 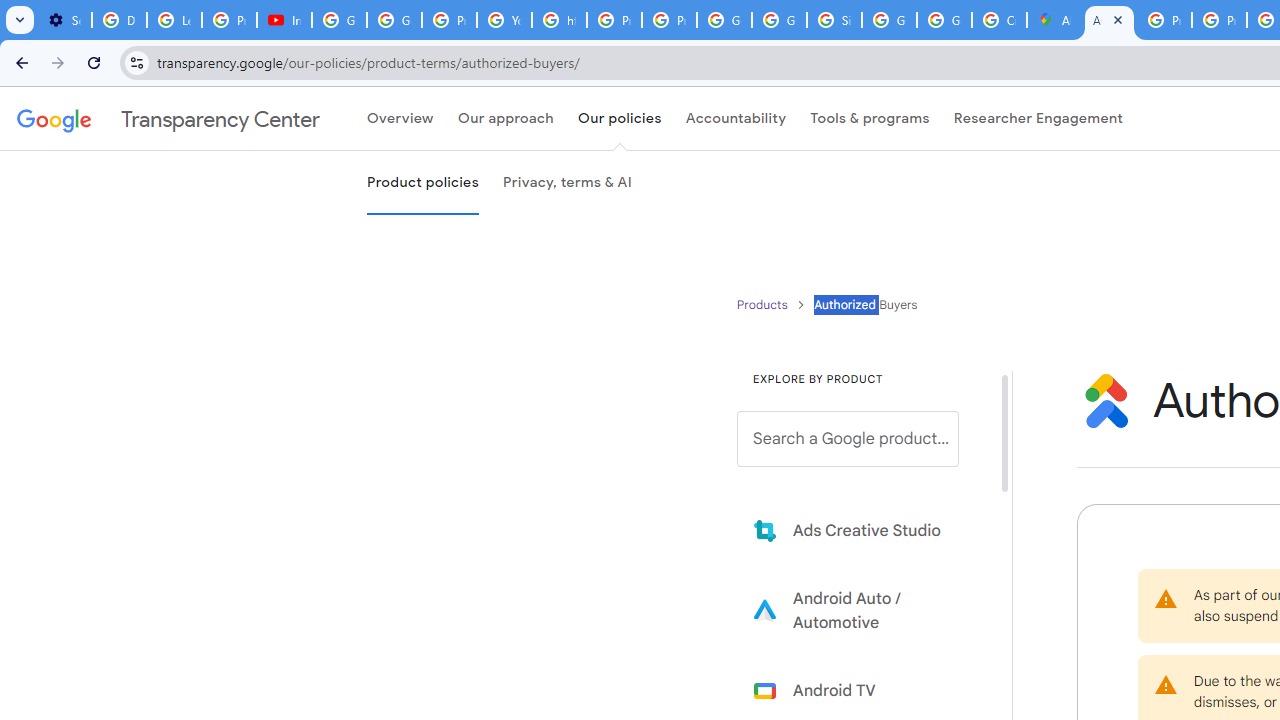 What do you see at coordinates (566, 183) in the screenshot?
I see `'Privacy, terms & AI'` at bounding box center [566, 183].